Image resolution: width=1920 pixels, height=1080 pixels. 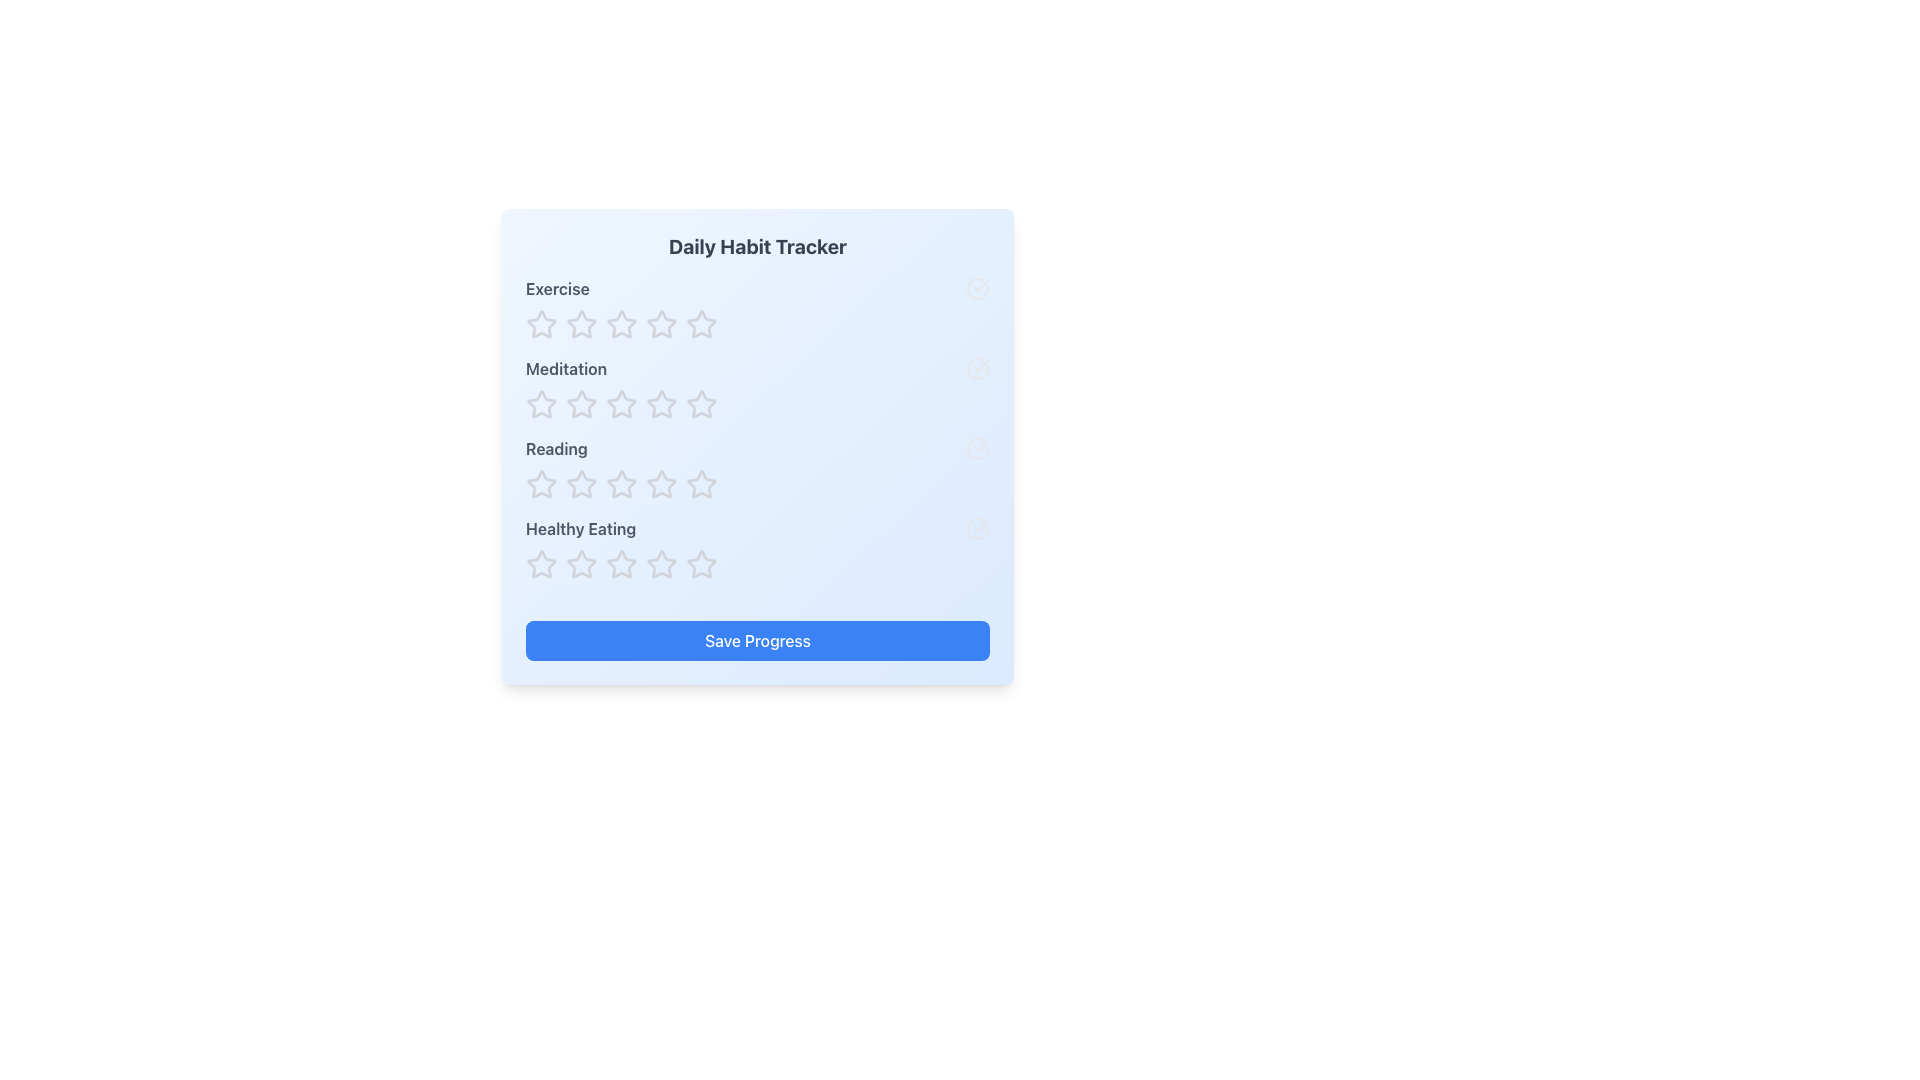 What do you see at coordinates (757, 369) in the screenshot?
I see `the row representing the 'Meditation' activity in the Daily Habit Tracker interface, located between 'Exercise' and 'Reading'` at bounding box center [757, 369].